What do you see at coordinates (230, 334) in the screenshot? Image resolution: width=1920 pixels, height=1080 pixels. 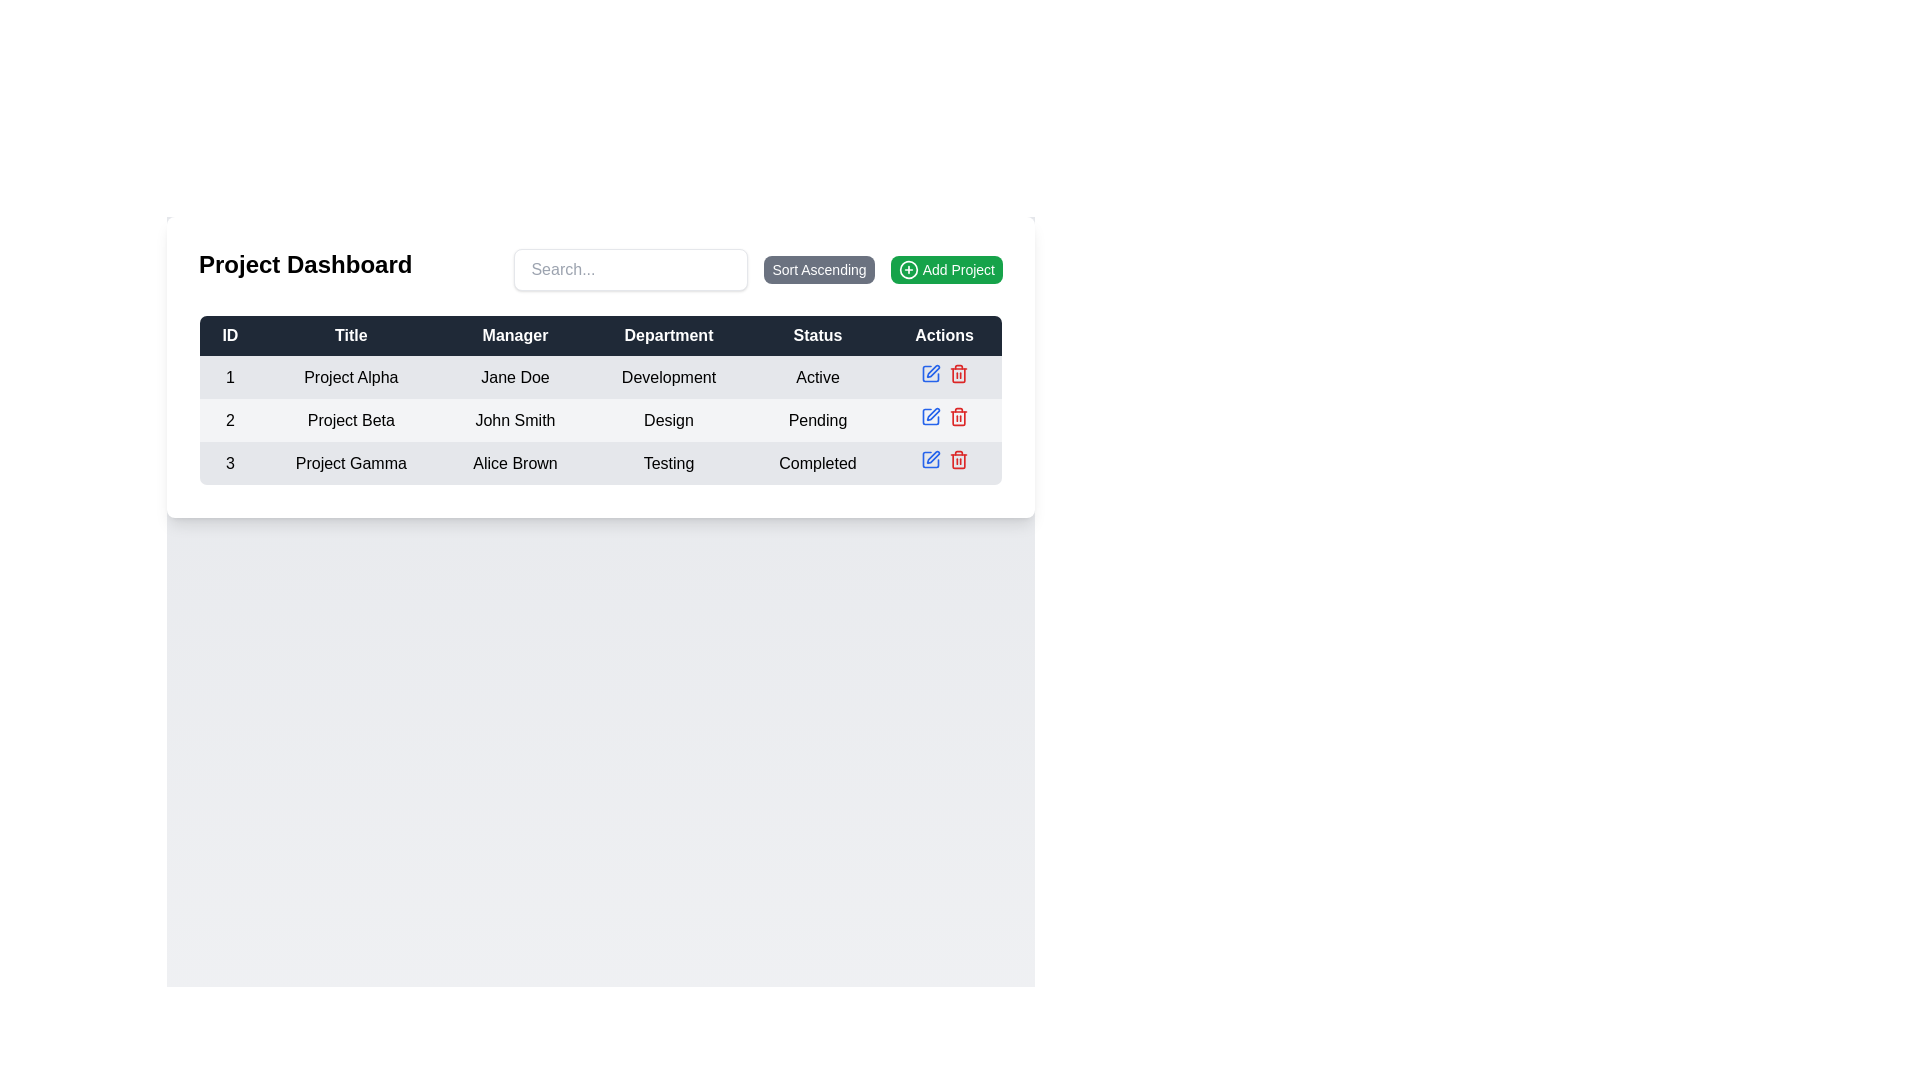 I see `the 'ID' table header, which is the first column header of the table, located within a dark-colored header bar and preceding the 'Title' header` at bounding box center [230, 334].